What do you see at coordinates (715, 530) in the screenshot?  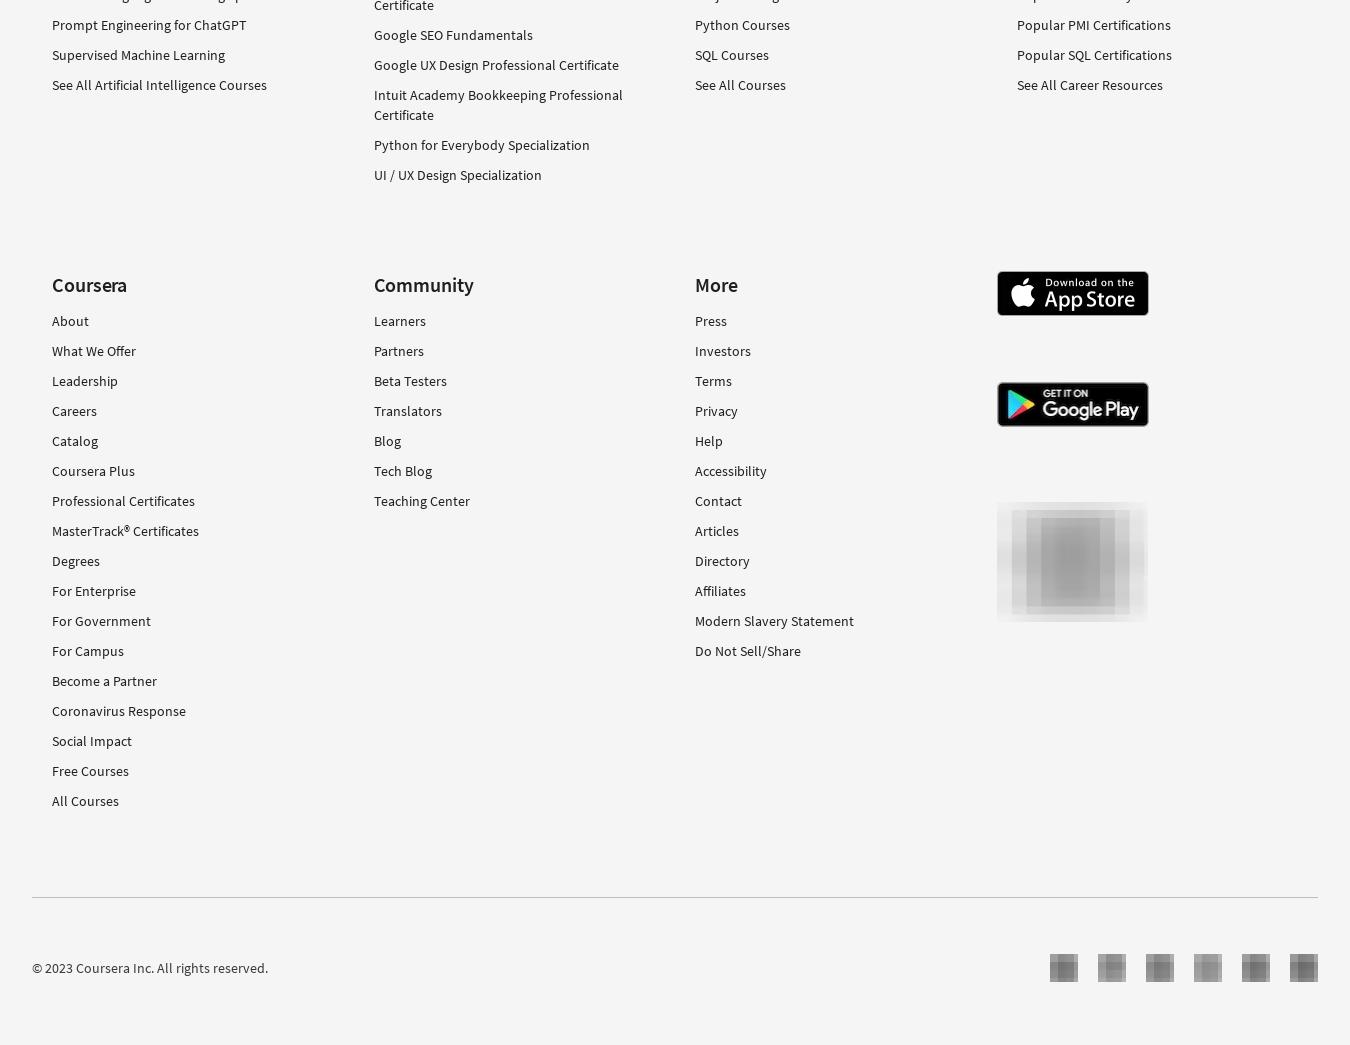 I see `'Articles'` at bounding box center [715, 530].